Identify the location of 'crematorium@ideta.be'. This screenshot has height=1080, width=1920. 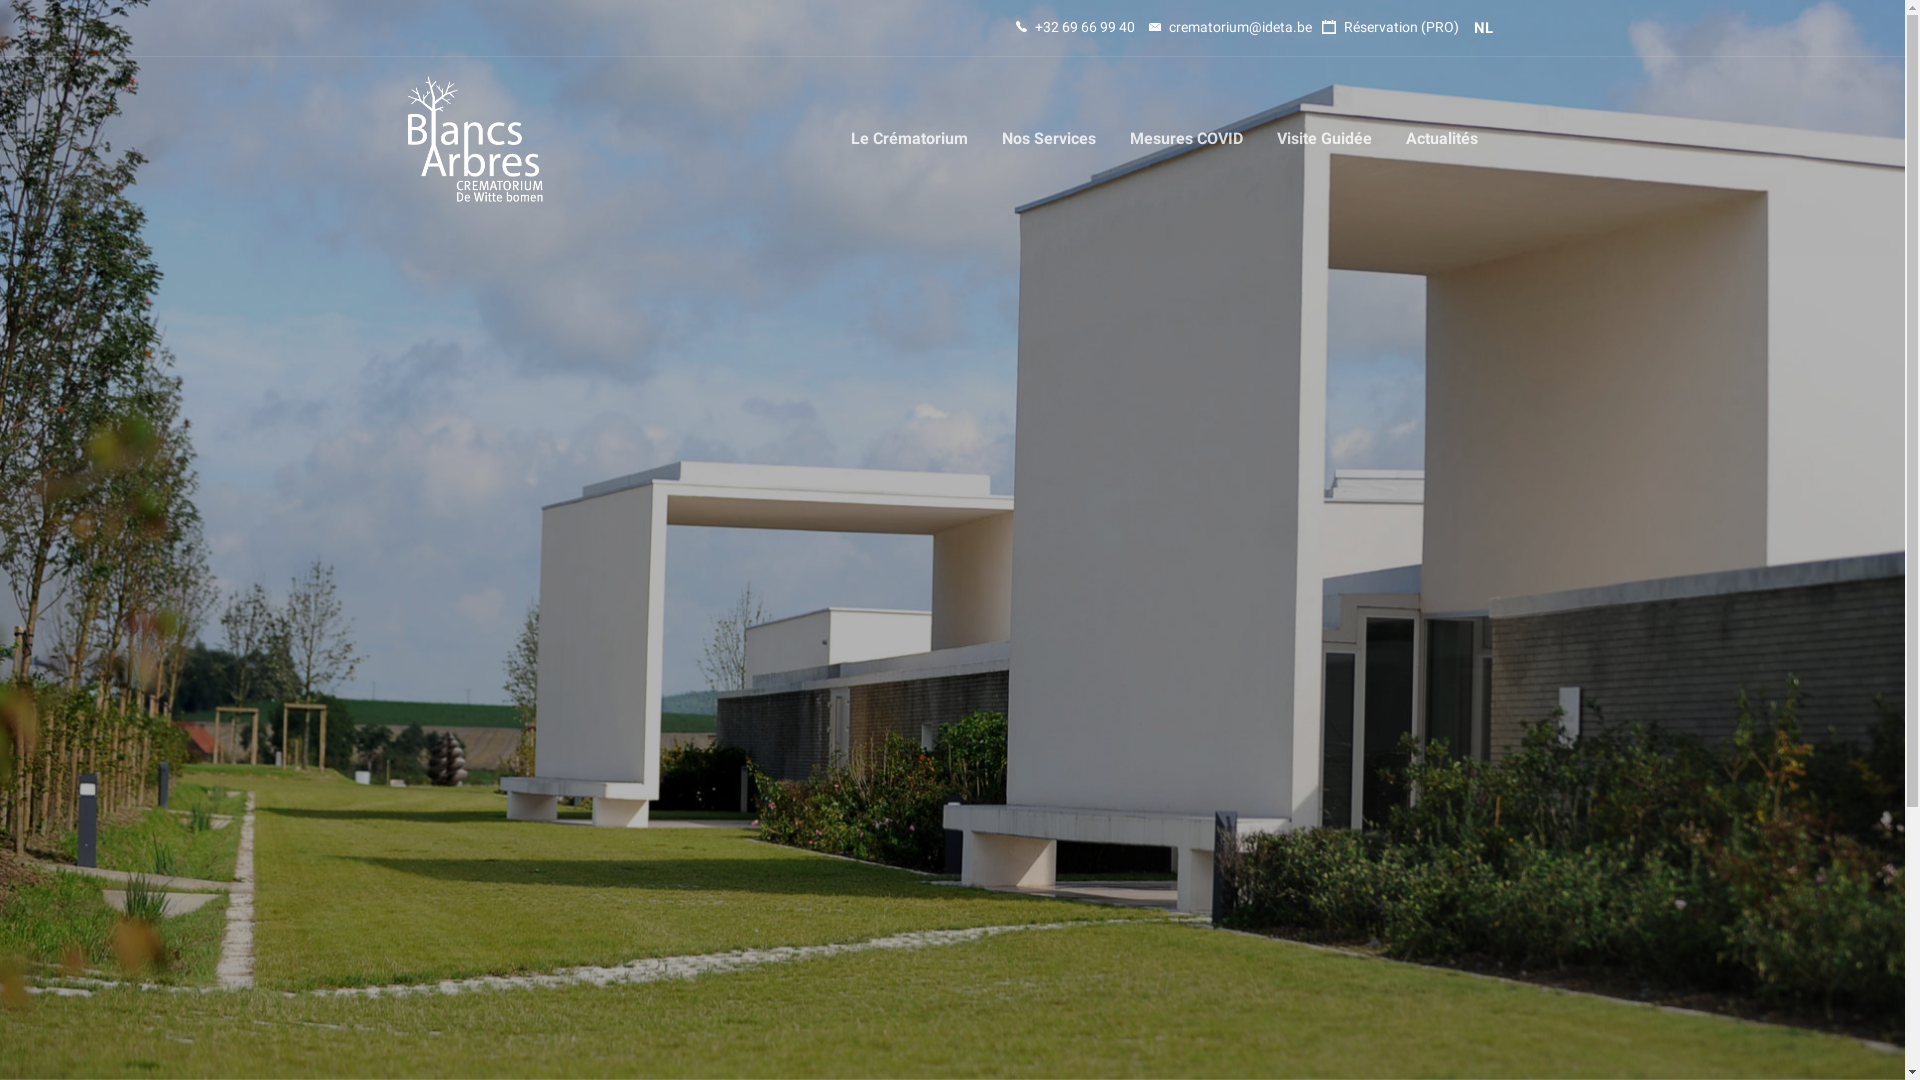
(701, 918).